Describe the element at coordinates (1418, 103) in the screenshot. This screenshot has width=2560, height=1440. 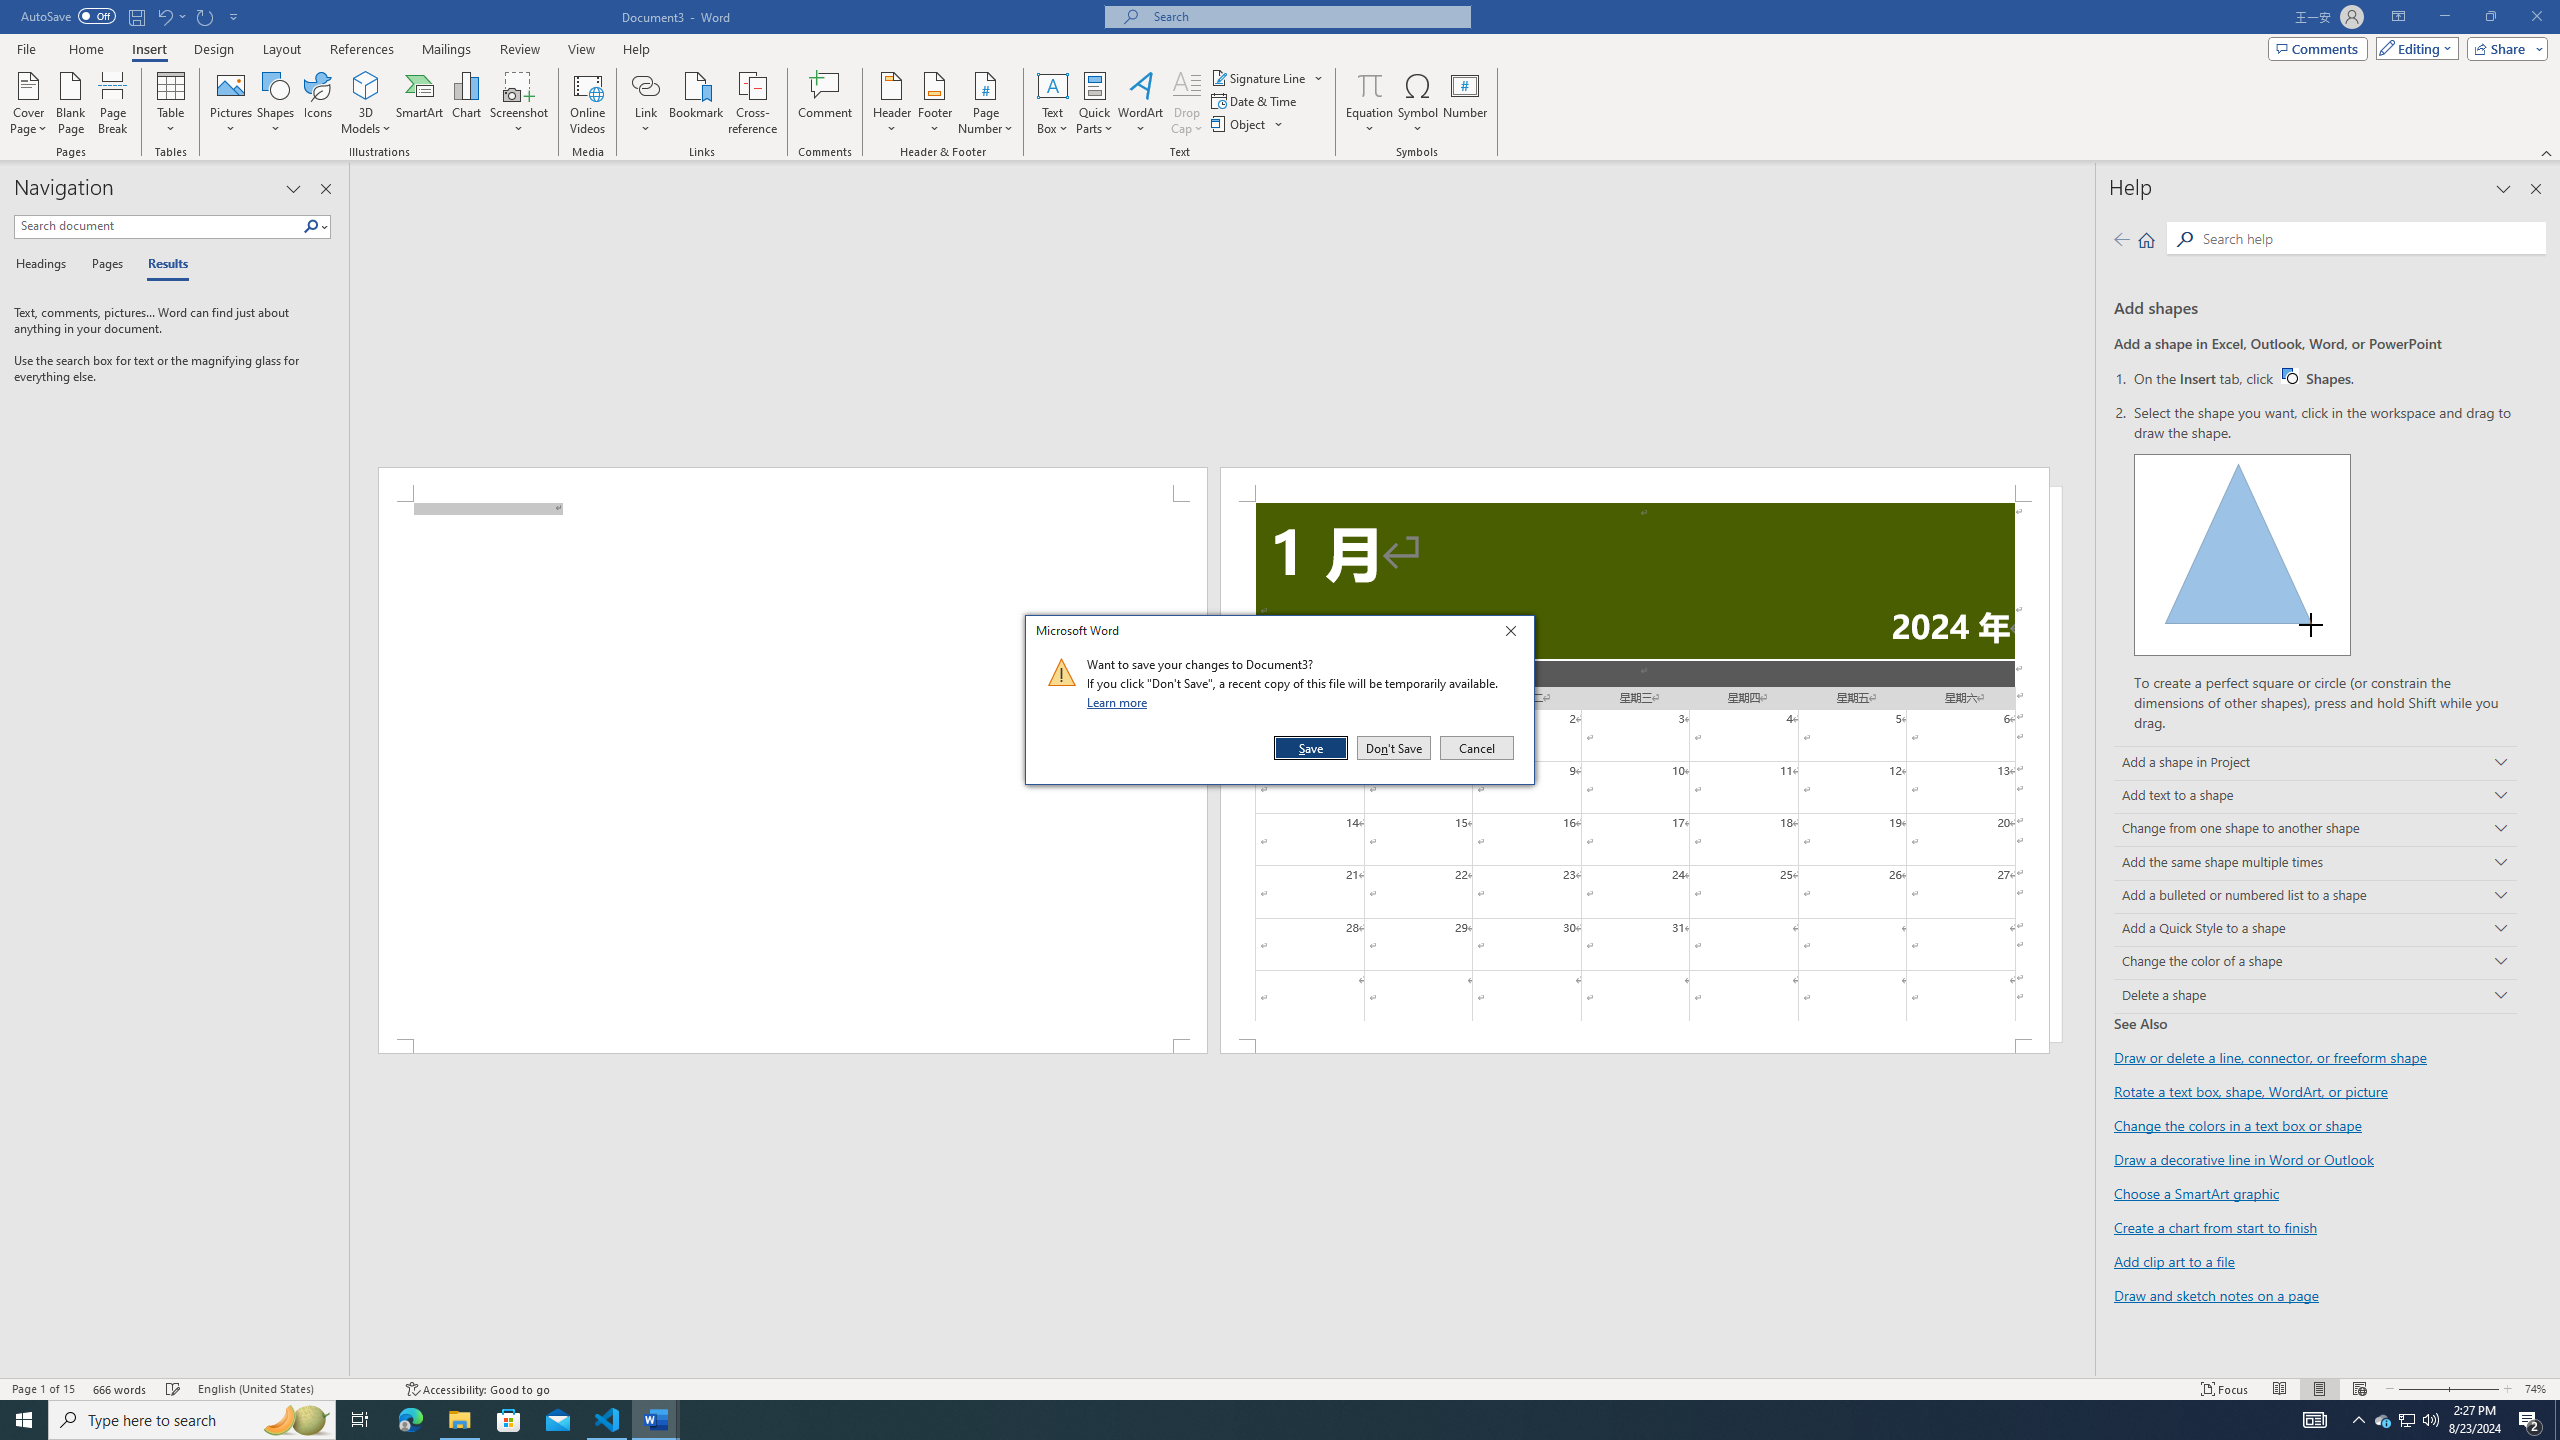
I see `'Symbol'` at that location.